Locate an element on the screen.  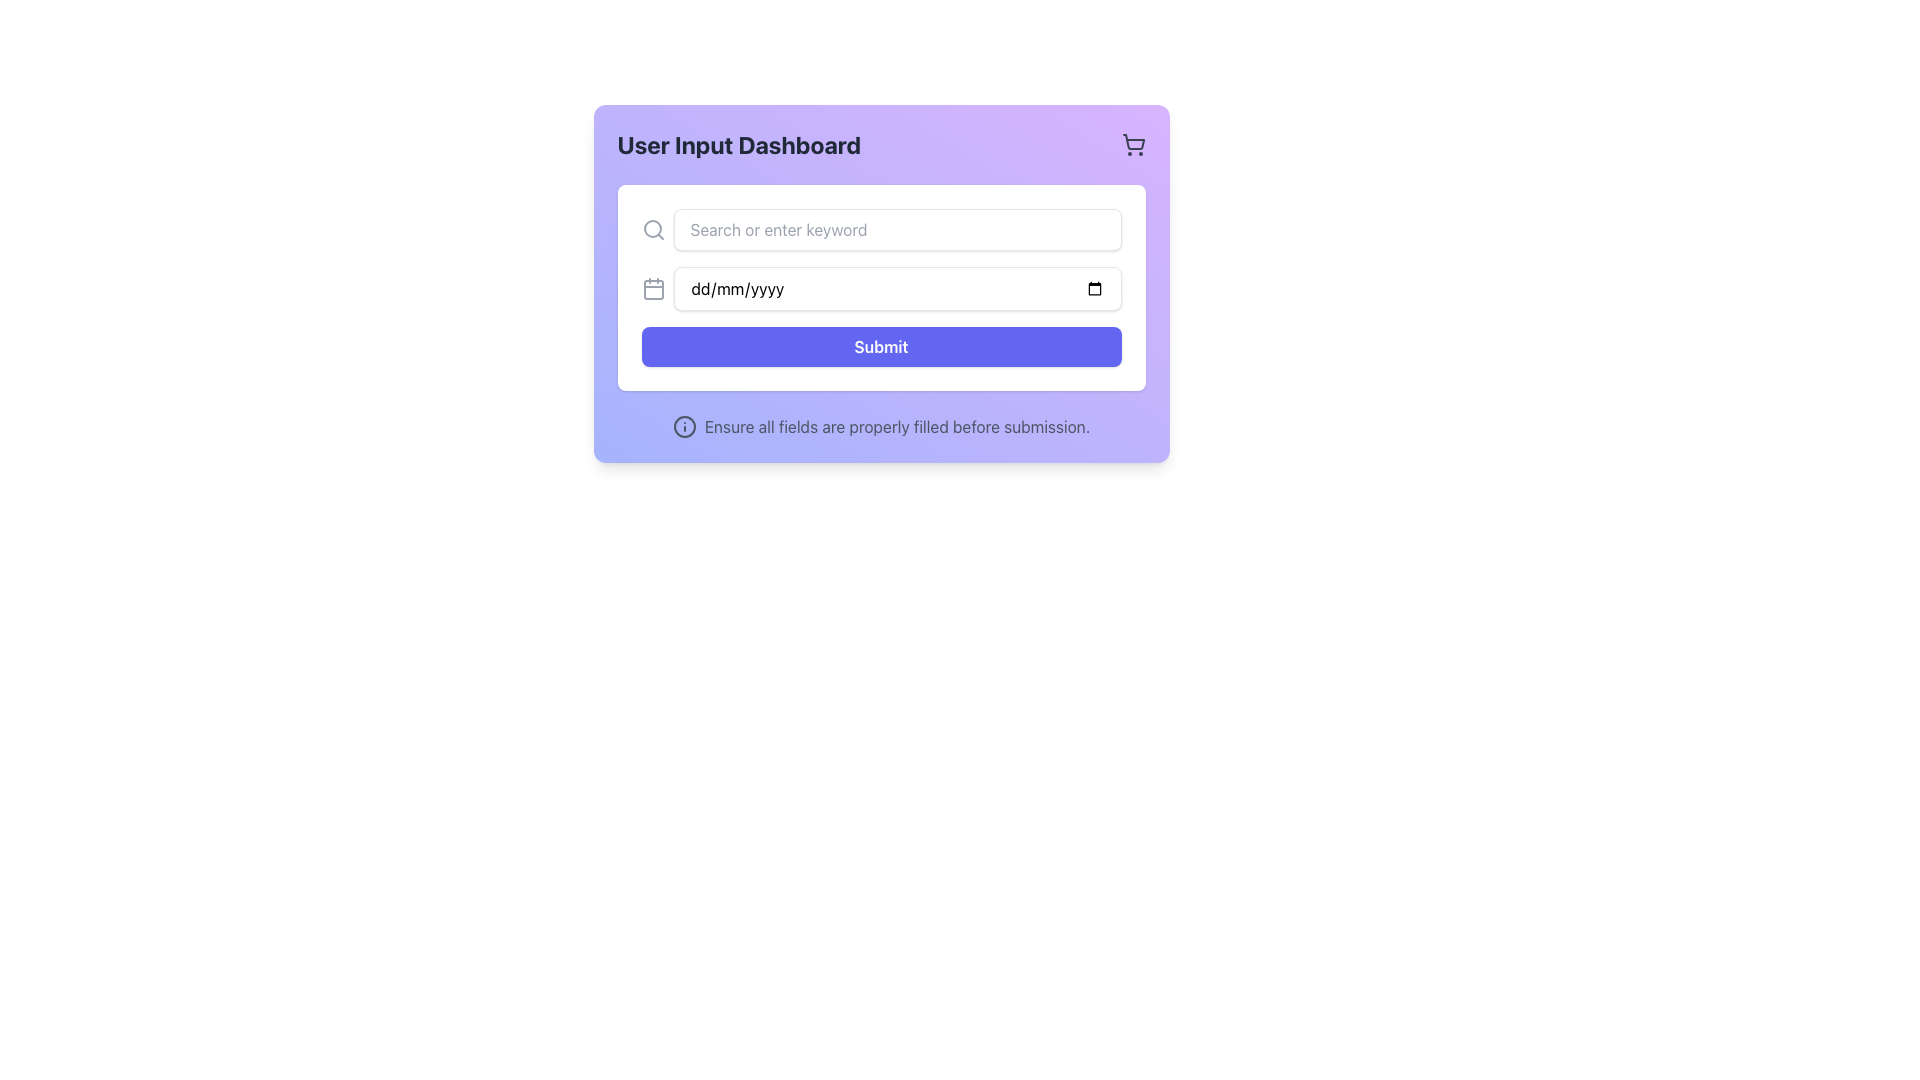
the small rectangle with rounded corners that is part of the calendar icon, located immediately to the left of the 'dd/mm/yyyy' date input field is located at coordinates (653, 289).